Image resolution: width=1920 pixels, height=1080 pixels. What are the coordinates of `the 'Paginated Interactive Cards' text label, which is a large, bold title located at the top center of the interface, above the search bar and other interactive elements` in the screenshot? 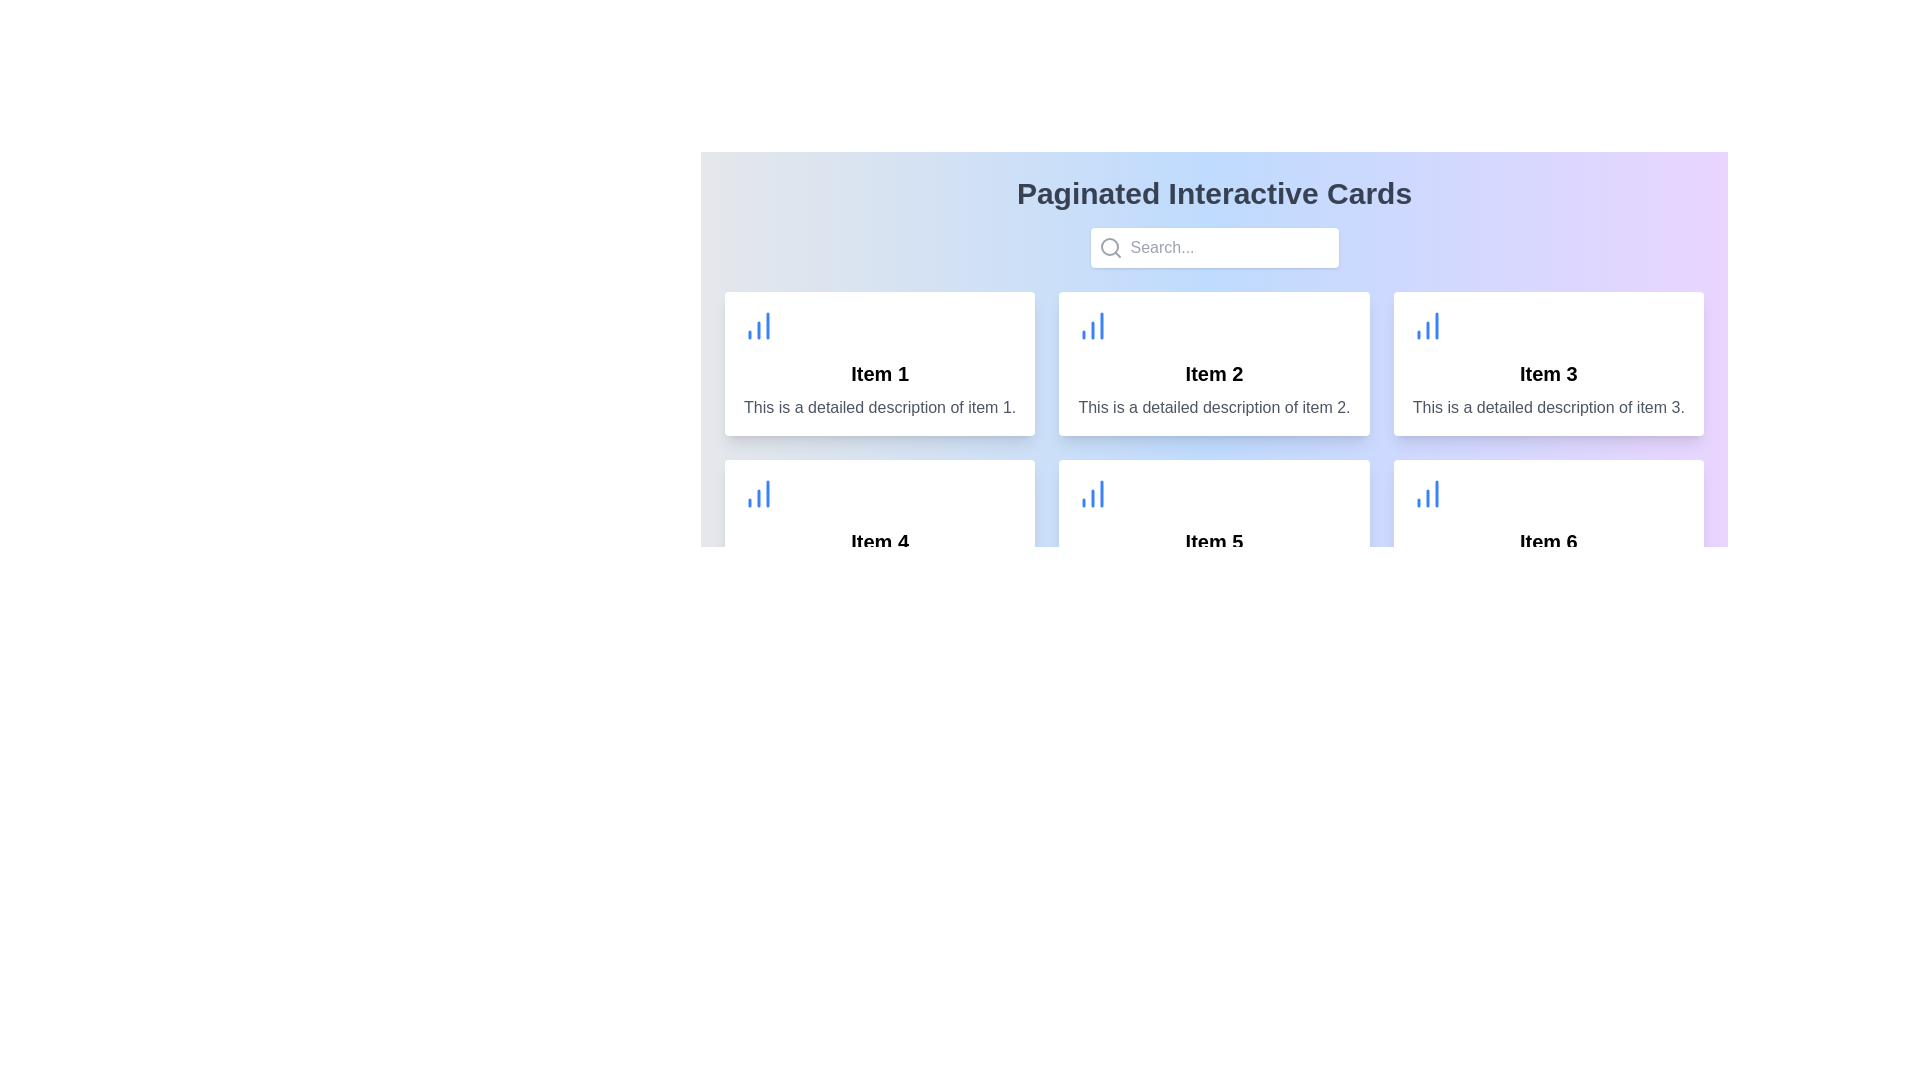 It's located at (1213, 193).